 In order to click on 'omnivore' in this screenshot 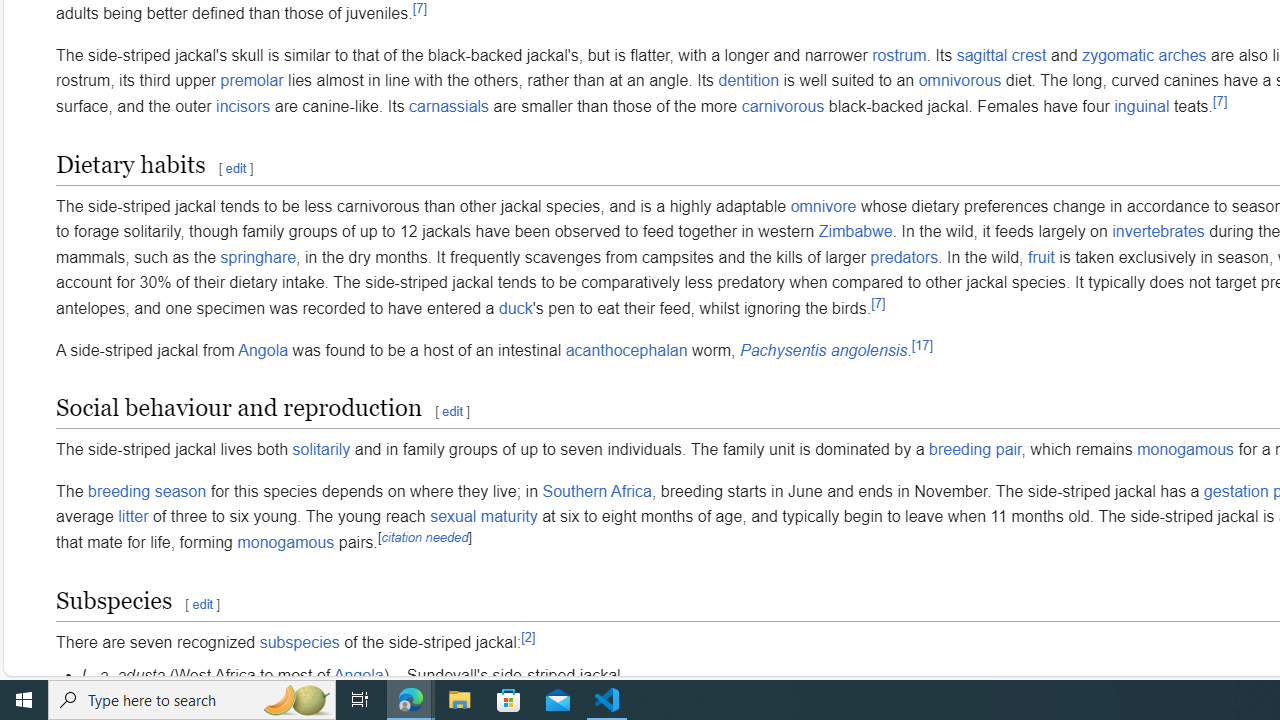, I will do `click(823, 206)`.